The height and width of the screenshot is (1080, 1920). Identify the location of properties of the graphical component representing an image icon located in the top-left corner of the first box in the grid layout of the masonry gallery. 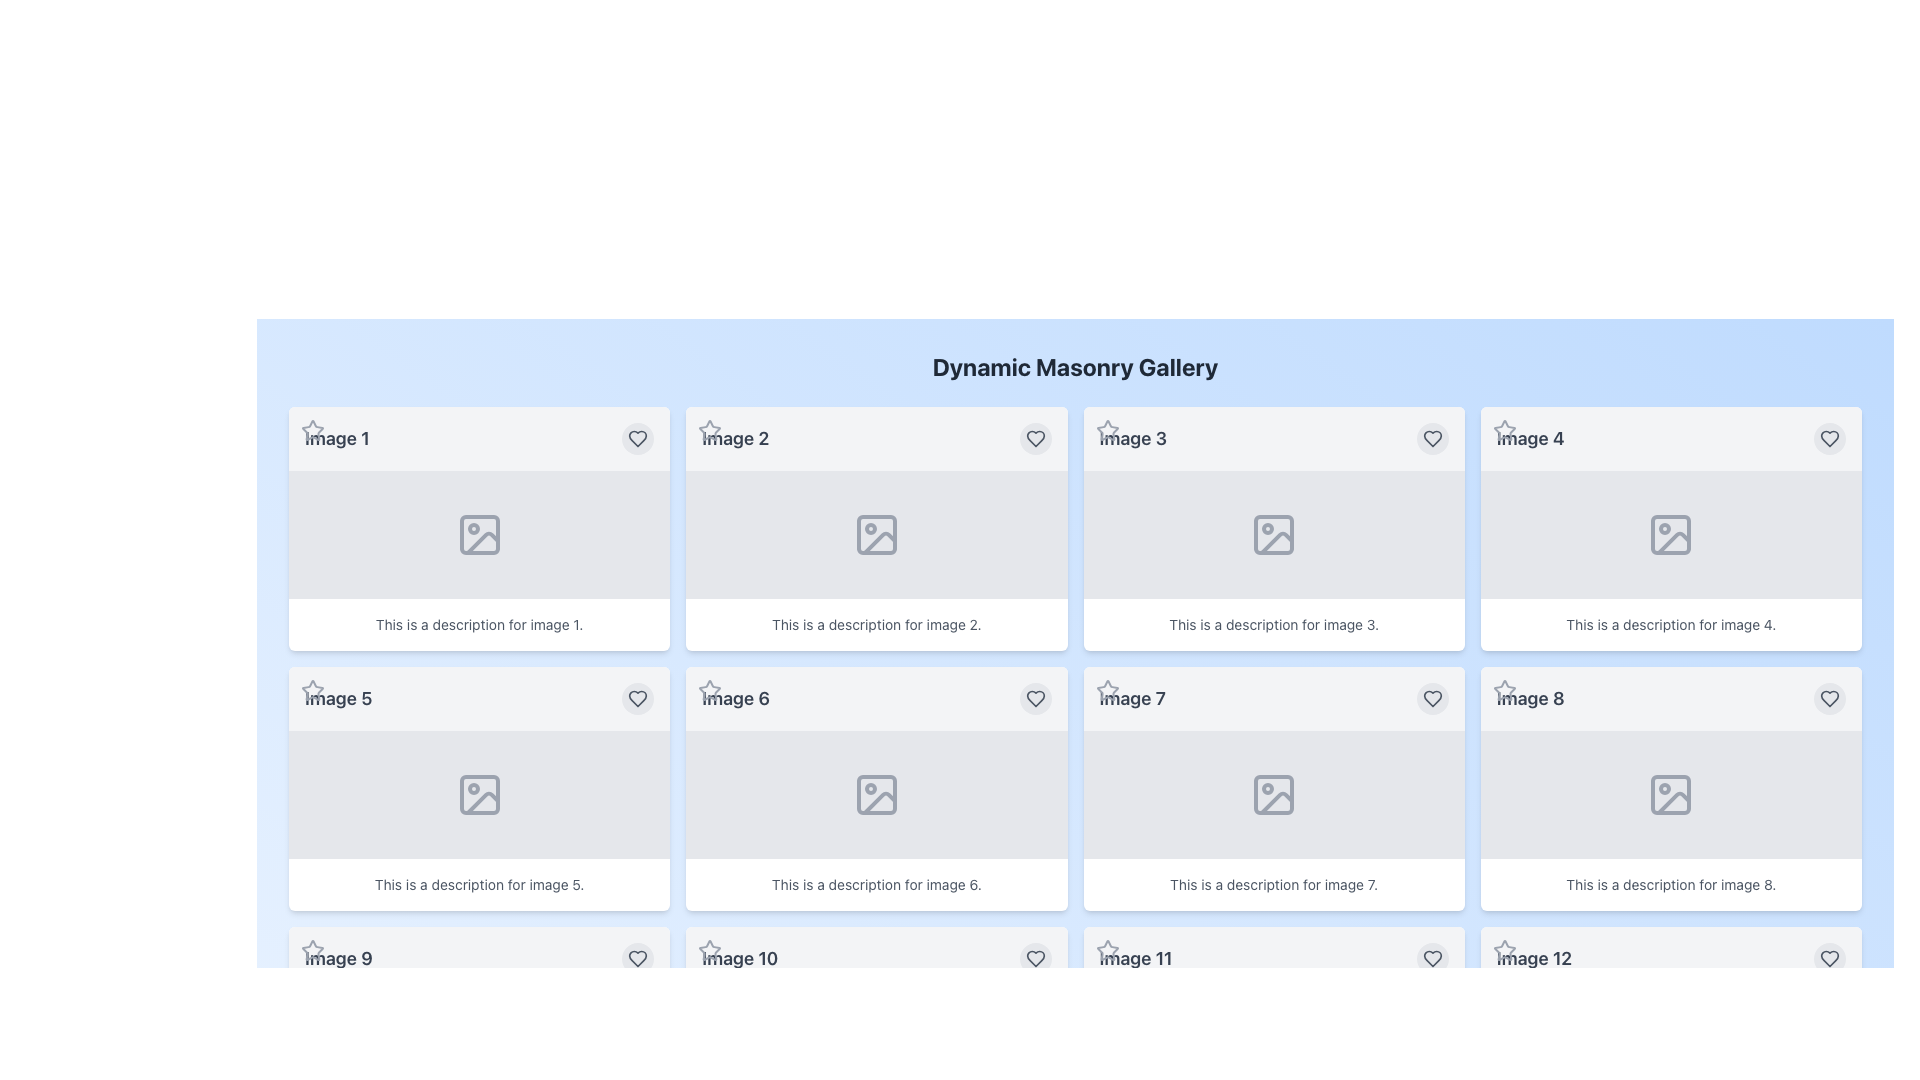
(478, 534).